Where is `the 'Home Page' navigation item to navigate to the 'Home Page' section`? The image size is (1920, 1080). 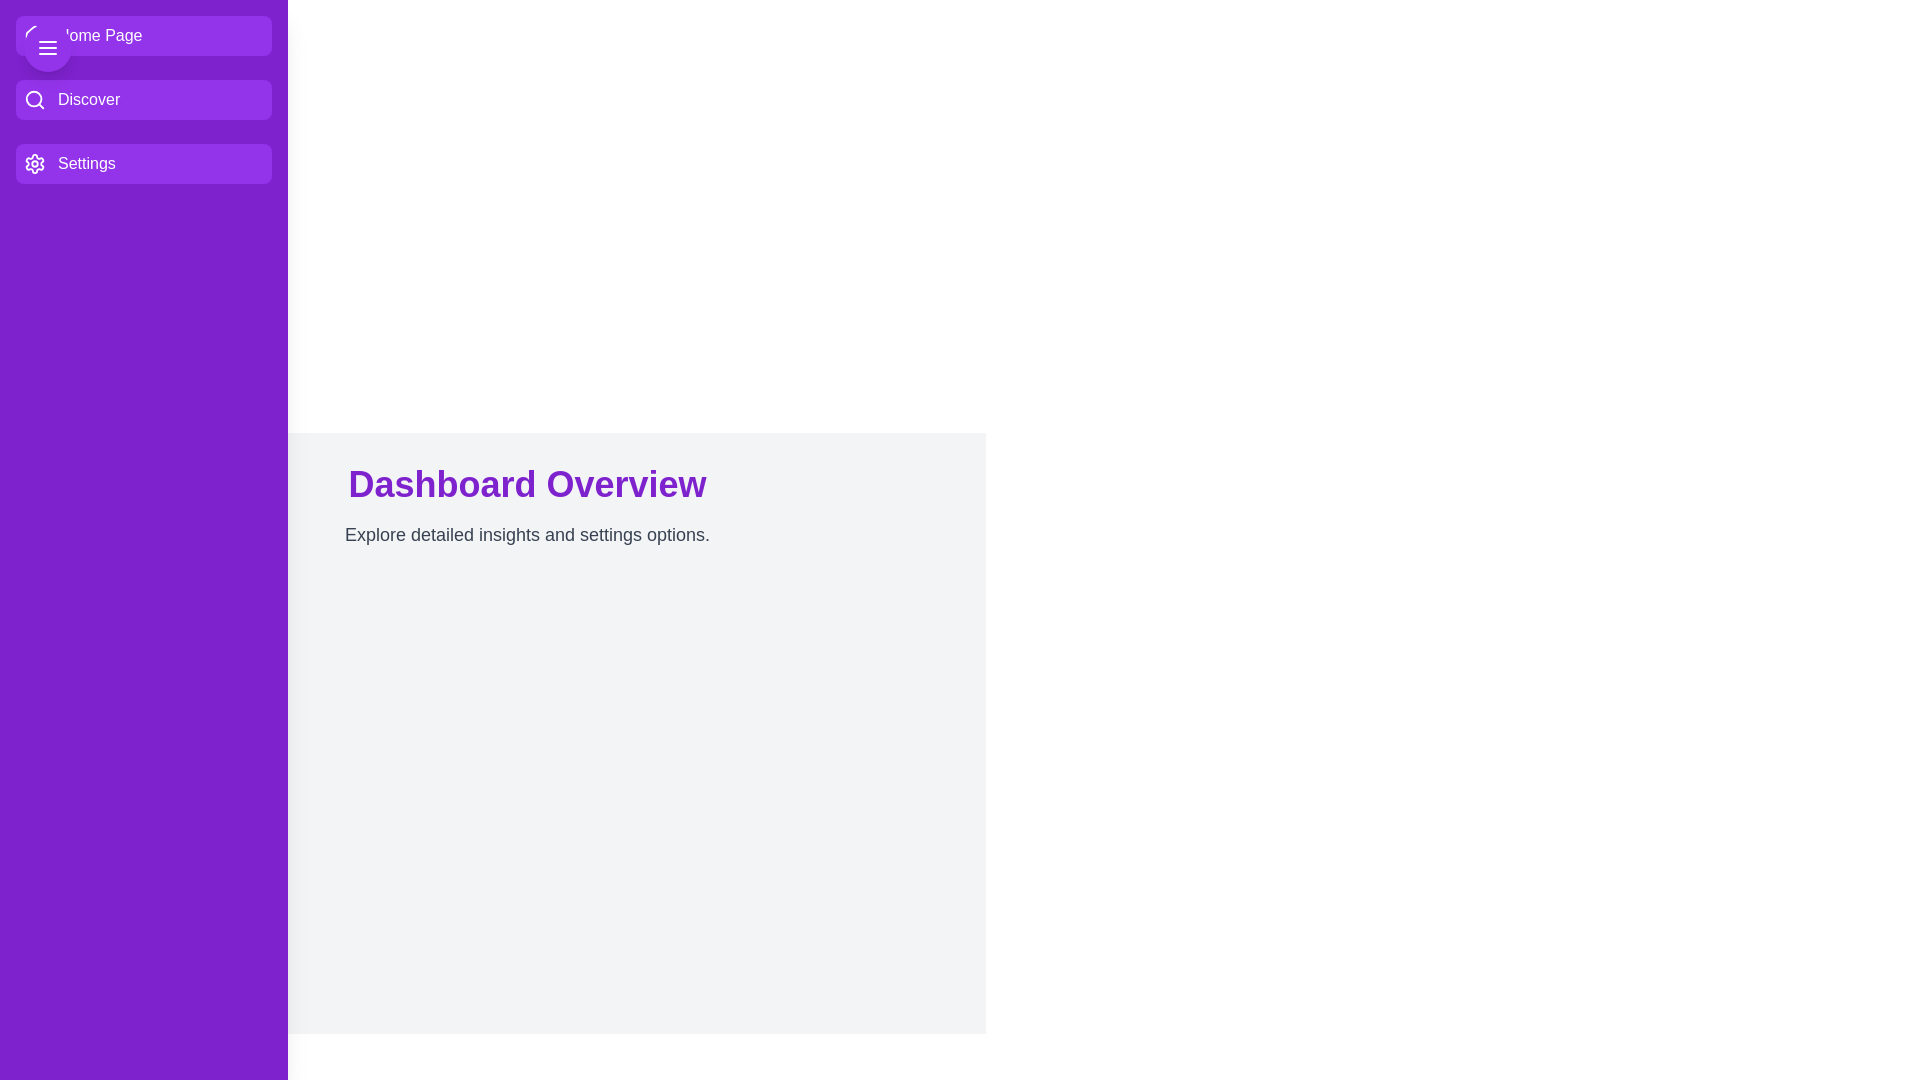 the 'Home Page' navigation item to navigate to the 'Home Page' section is located at coordinates (143, 35).